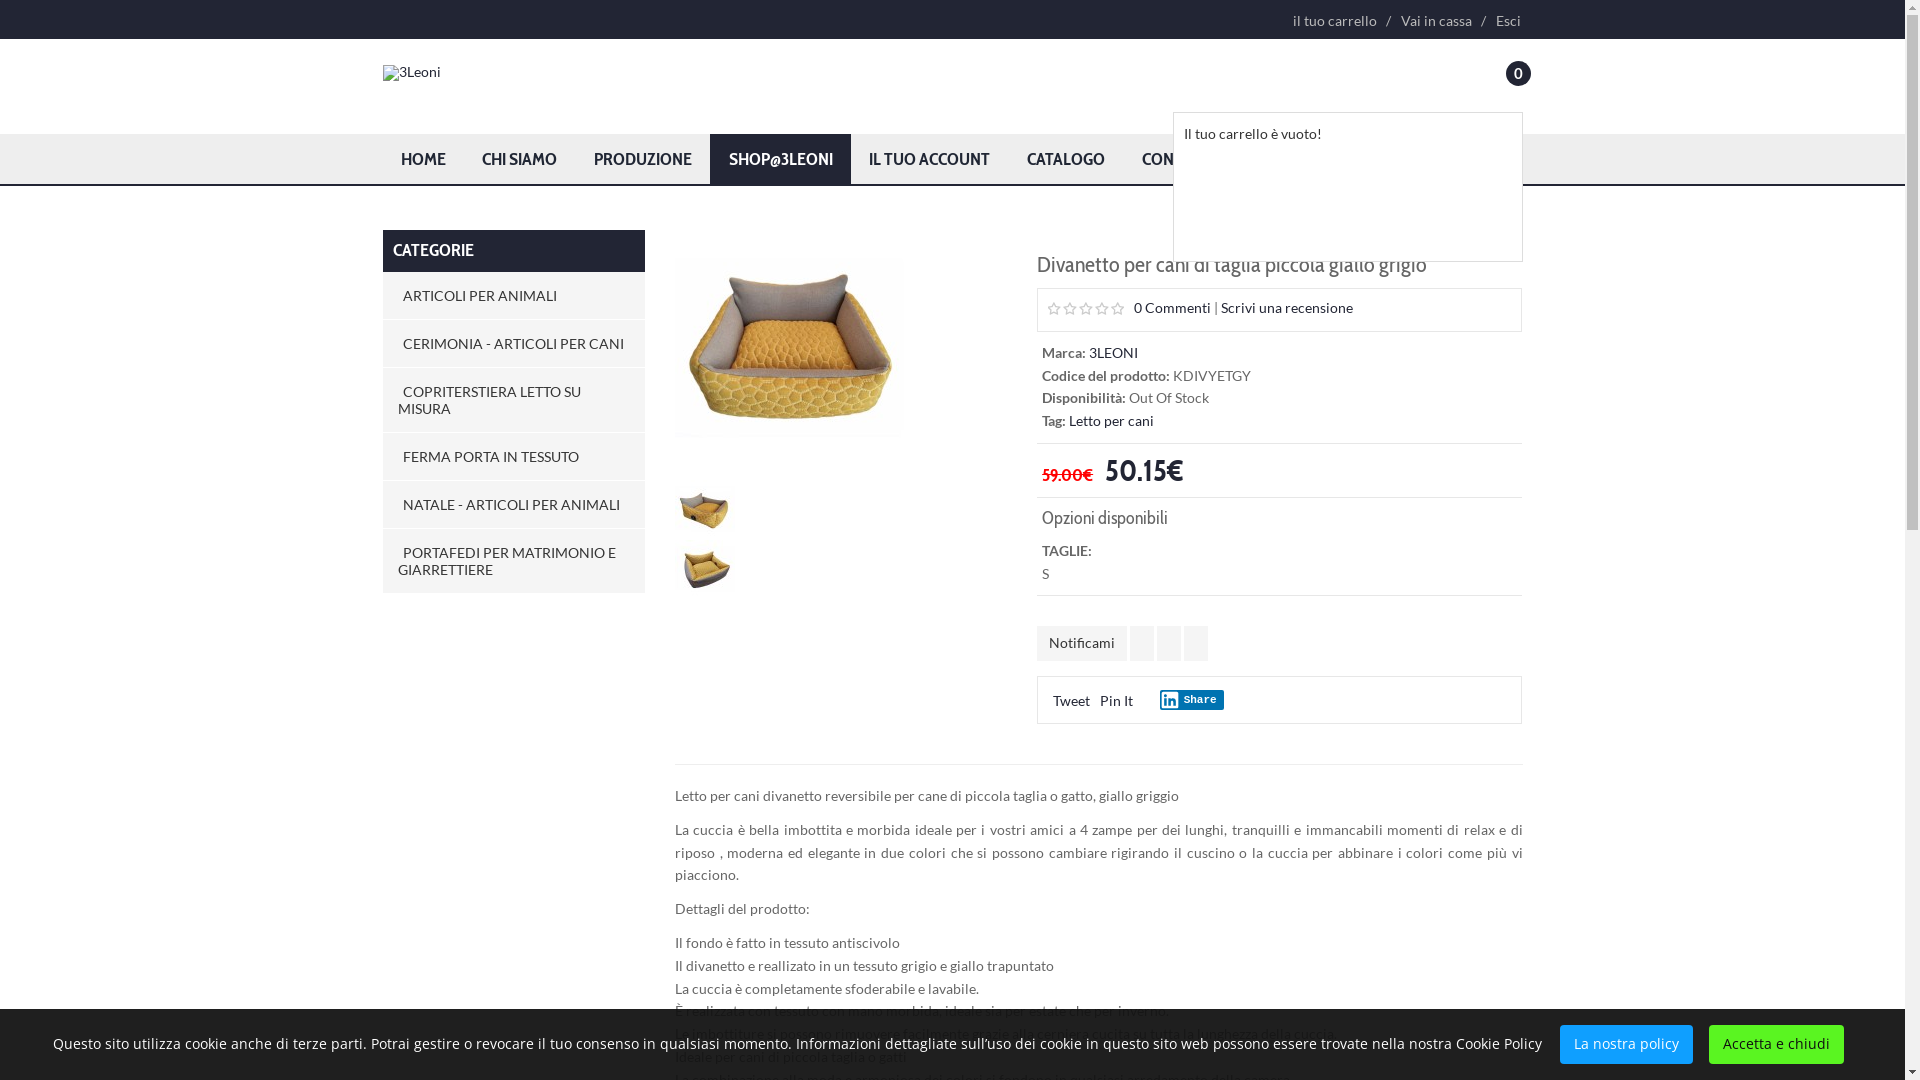 The height and width of the screenshot is (1080, 1920). Describe the element at coordinates (1389, 20) in the screenshot. I see `'Vai in cassa'` at that location.